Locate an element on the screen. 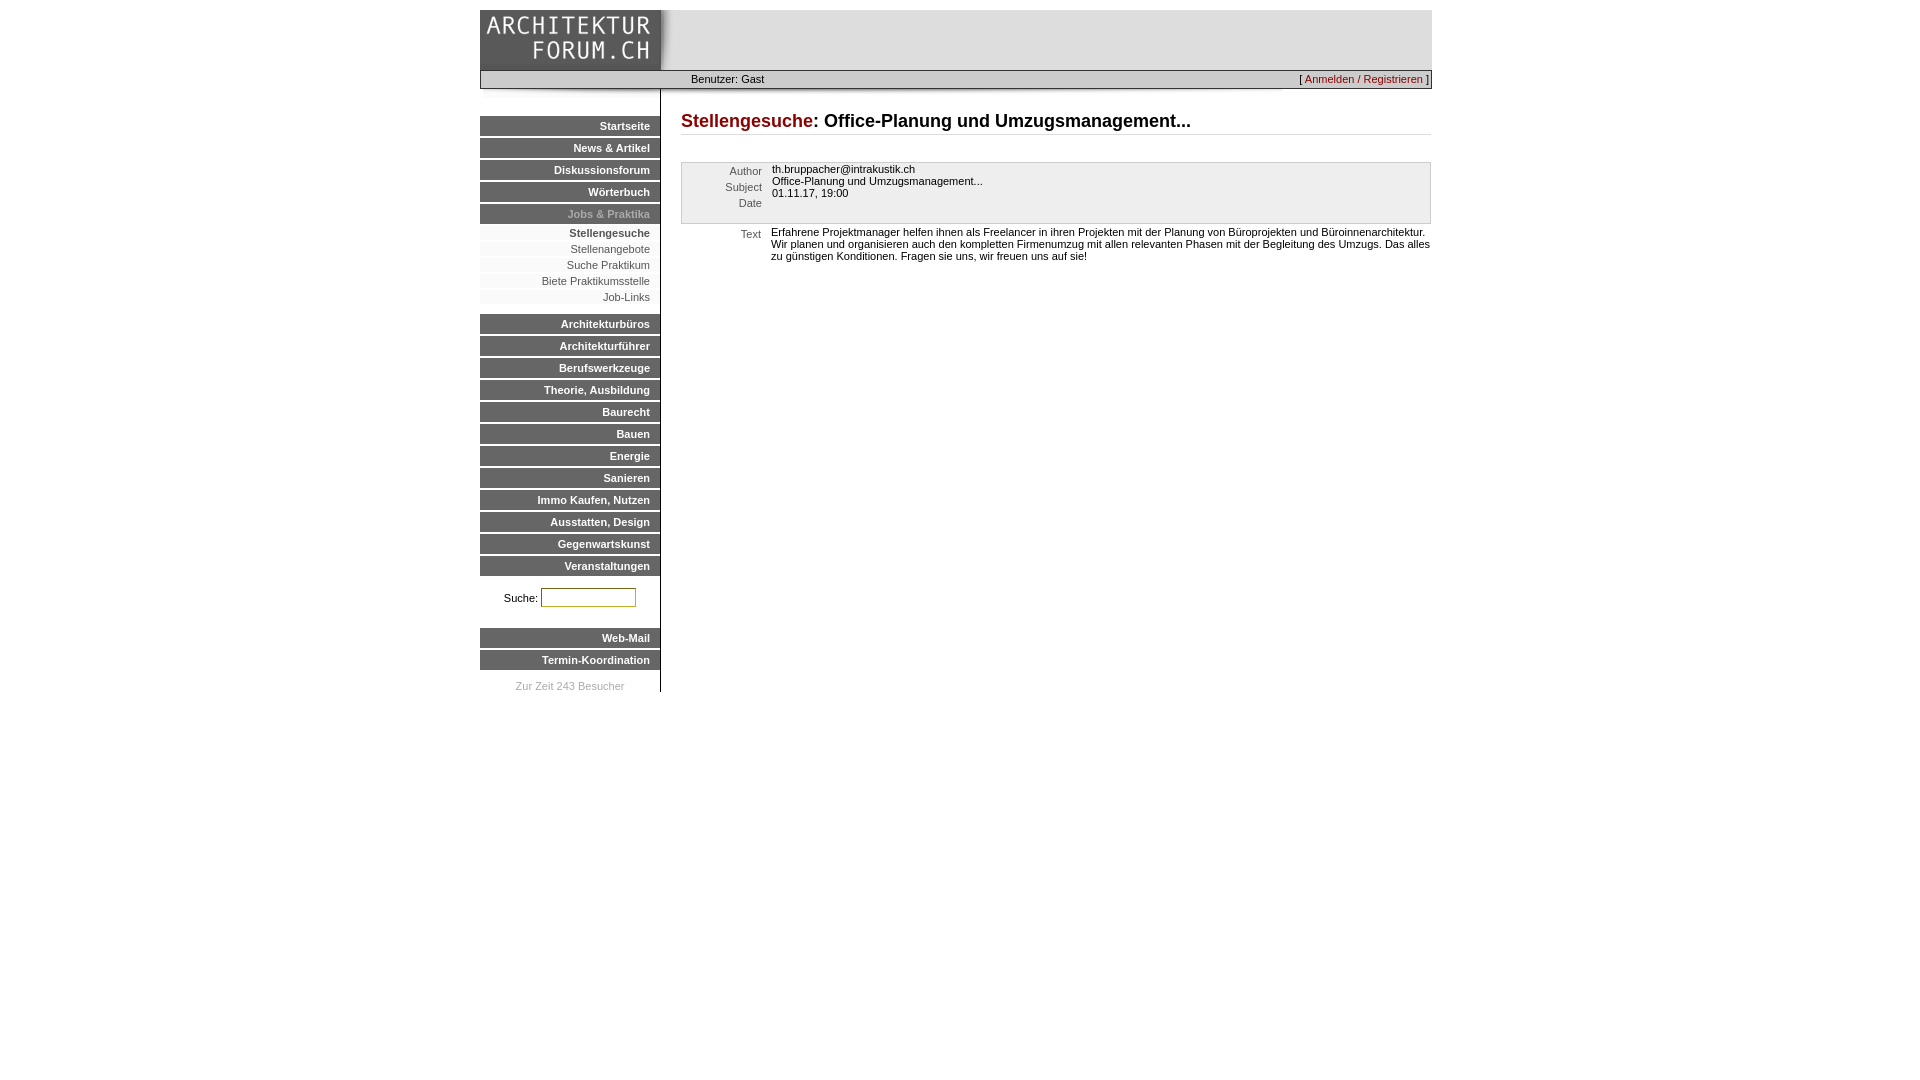 Image resolution: width=1920 pixels, height=1080 pixels. 'Diskussionsforum' is located at coordinates (480, 168).